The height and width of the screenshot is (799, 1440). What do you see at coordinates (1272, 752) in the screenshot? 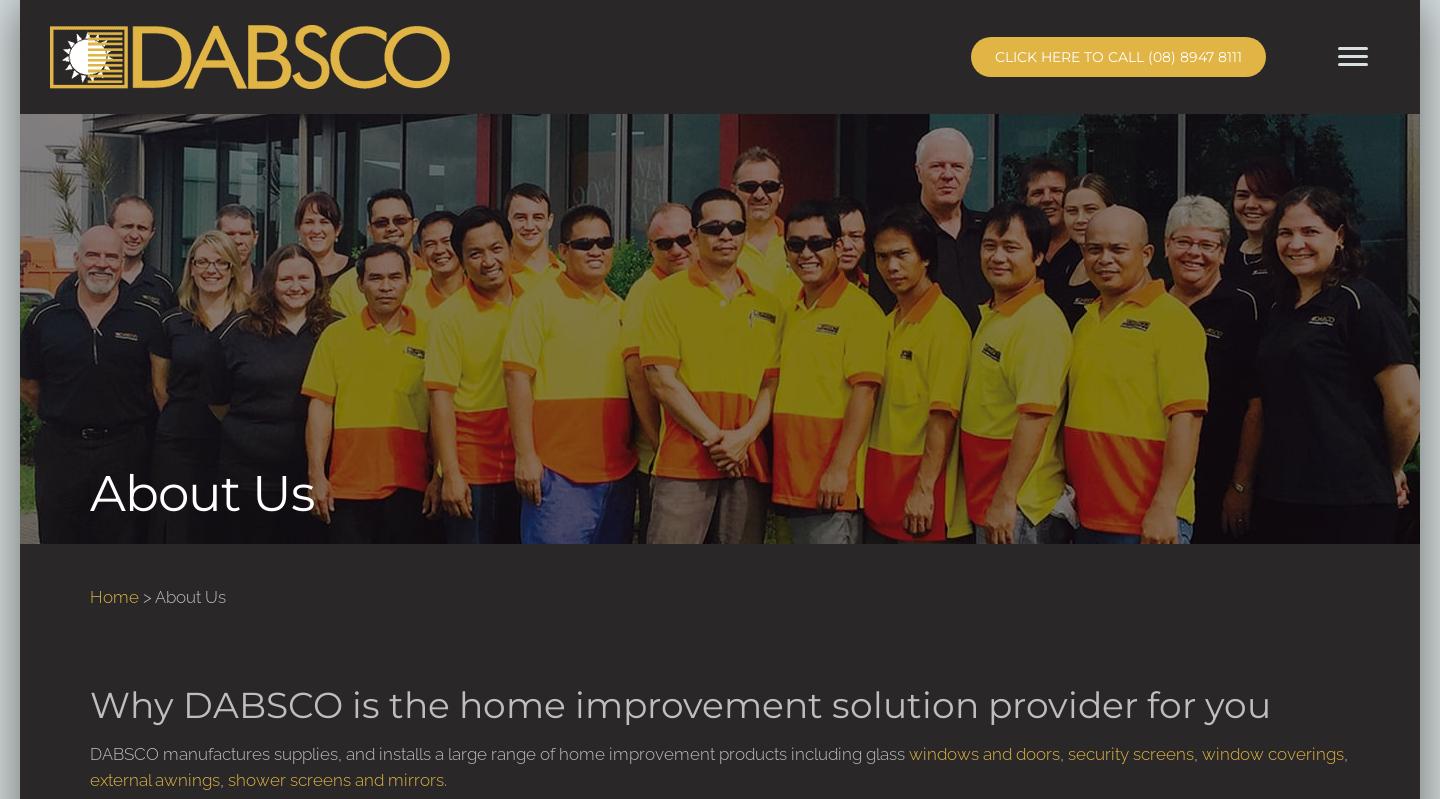
I see `'window coverings'` at bounding box center [1272, 752].